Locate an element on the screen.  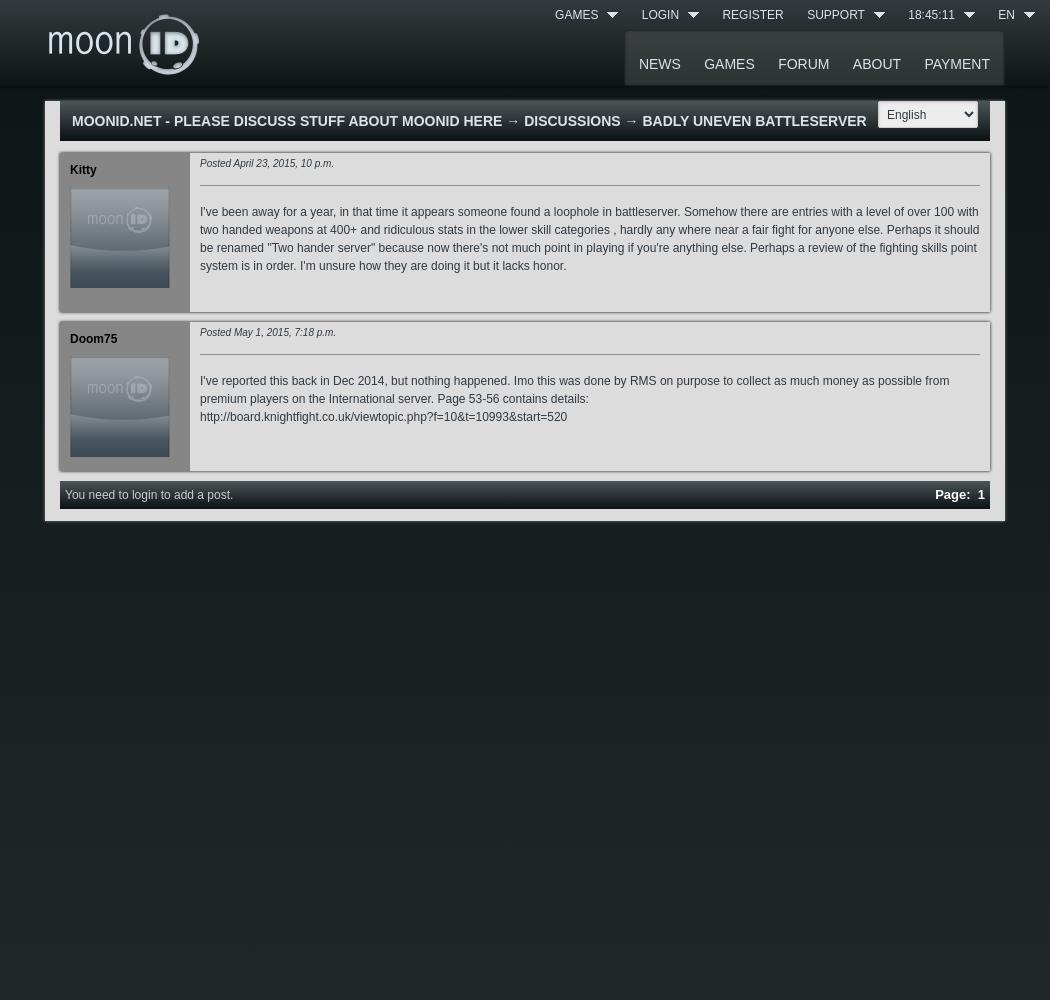
'http://board.knightfight.co.uk/viewtopic.php?f=10&t=10993&start=520' is located at coordinates (383, 417).